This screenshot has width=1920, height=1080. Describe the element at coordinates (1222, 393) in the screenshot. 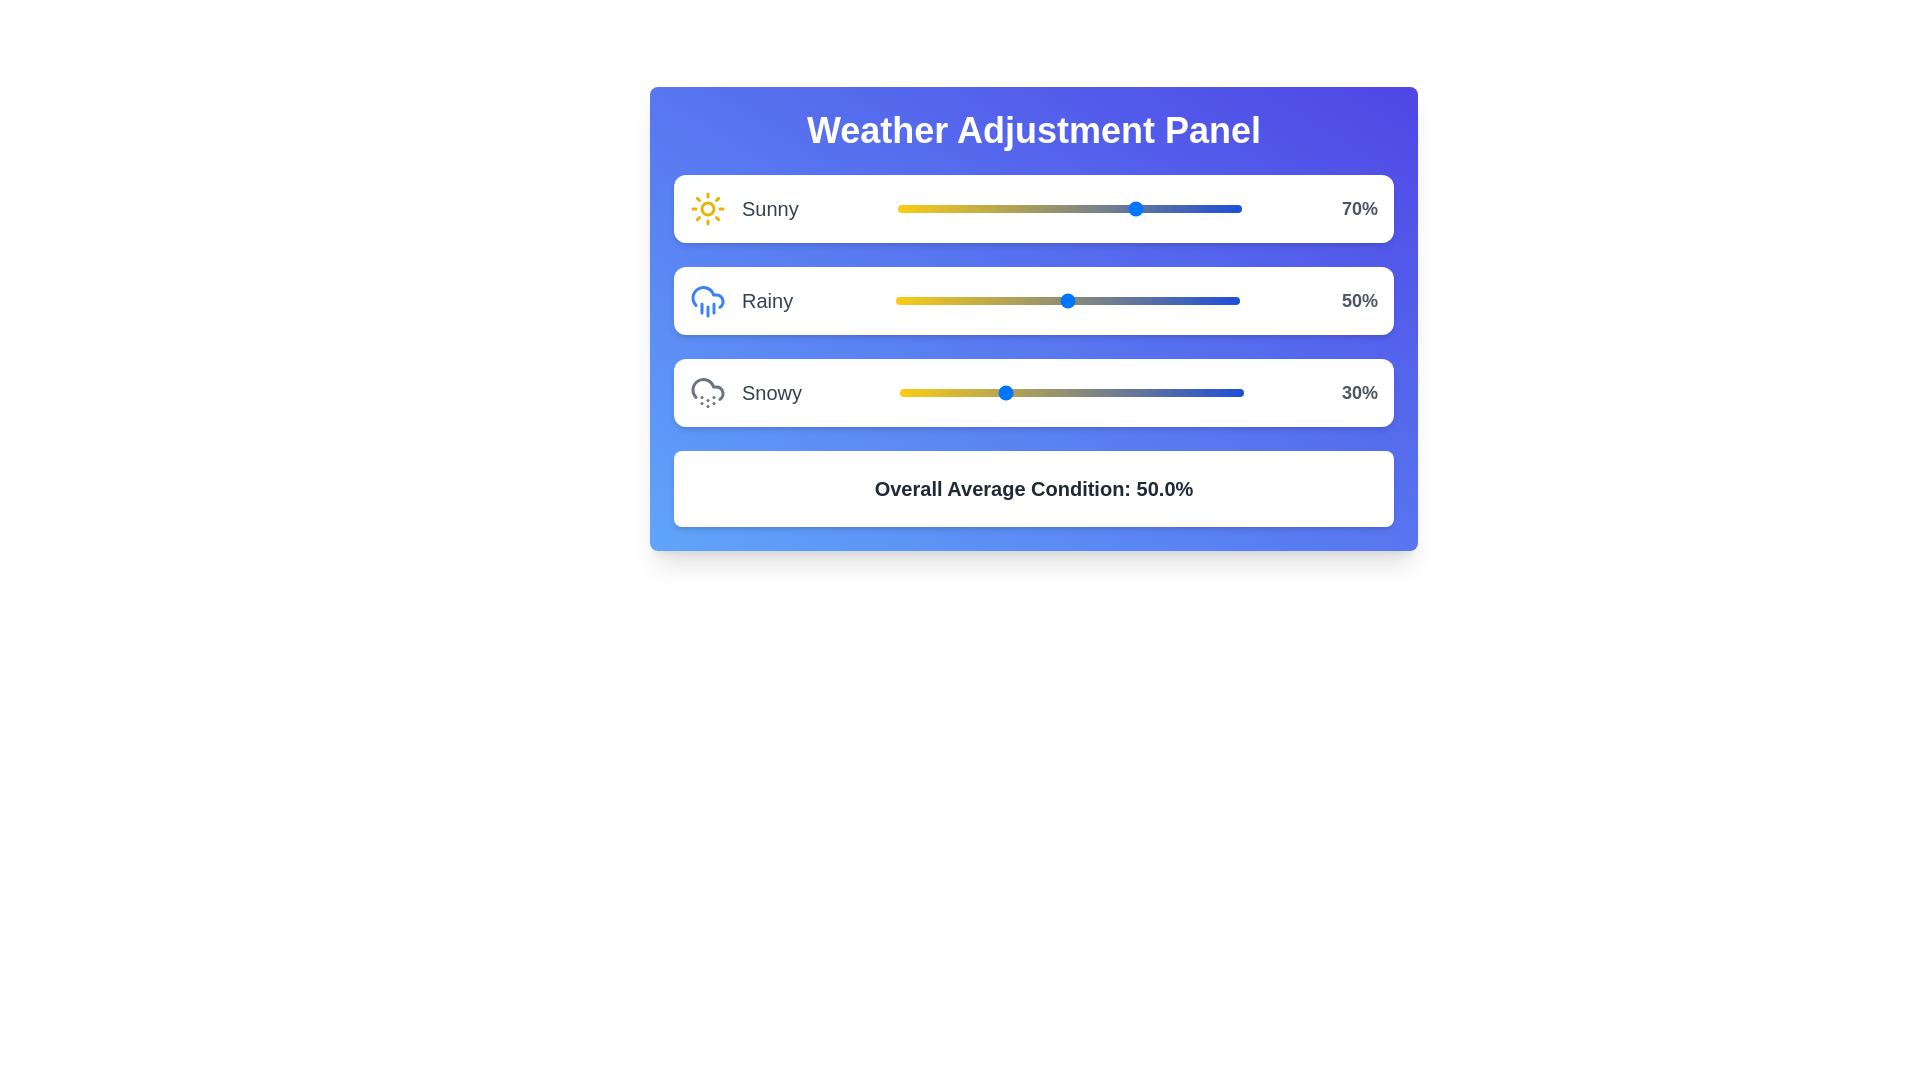

I see `the snowy condition percentage` at that location.